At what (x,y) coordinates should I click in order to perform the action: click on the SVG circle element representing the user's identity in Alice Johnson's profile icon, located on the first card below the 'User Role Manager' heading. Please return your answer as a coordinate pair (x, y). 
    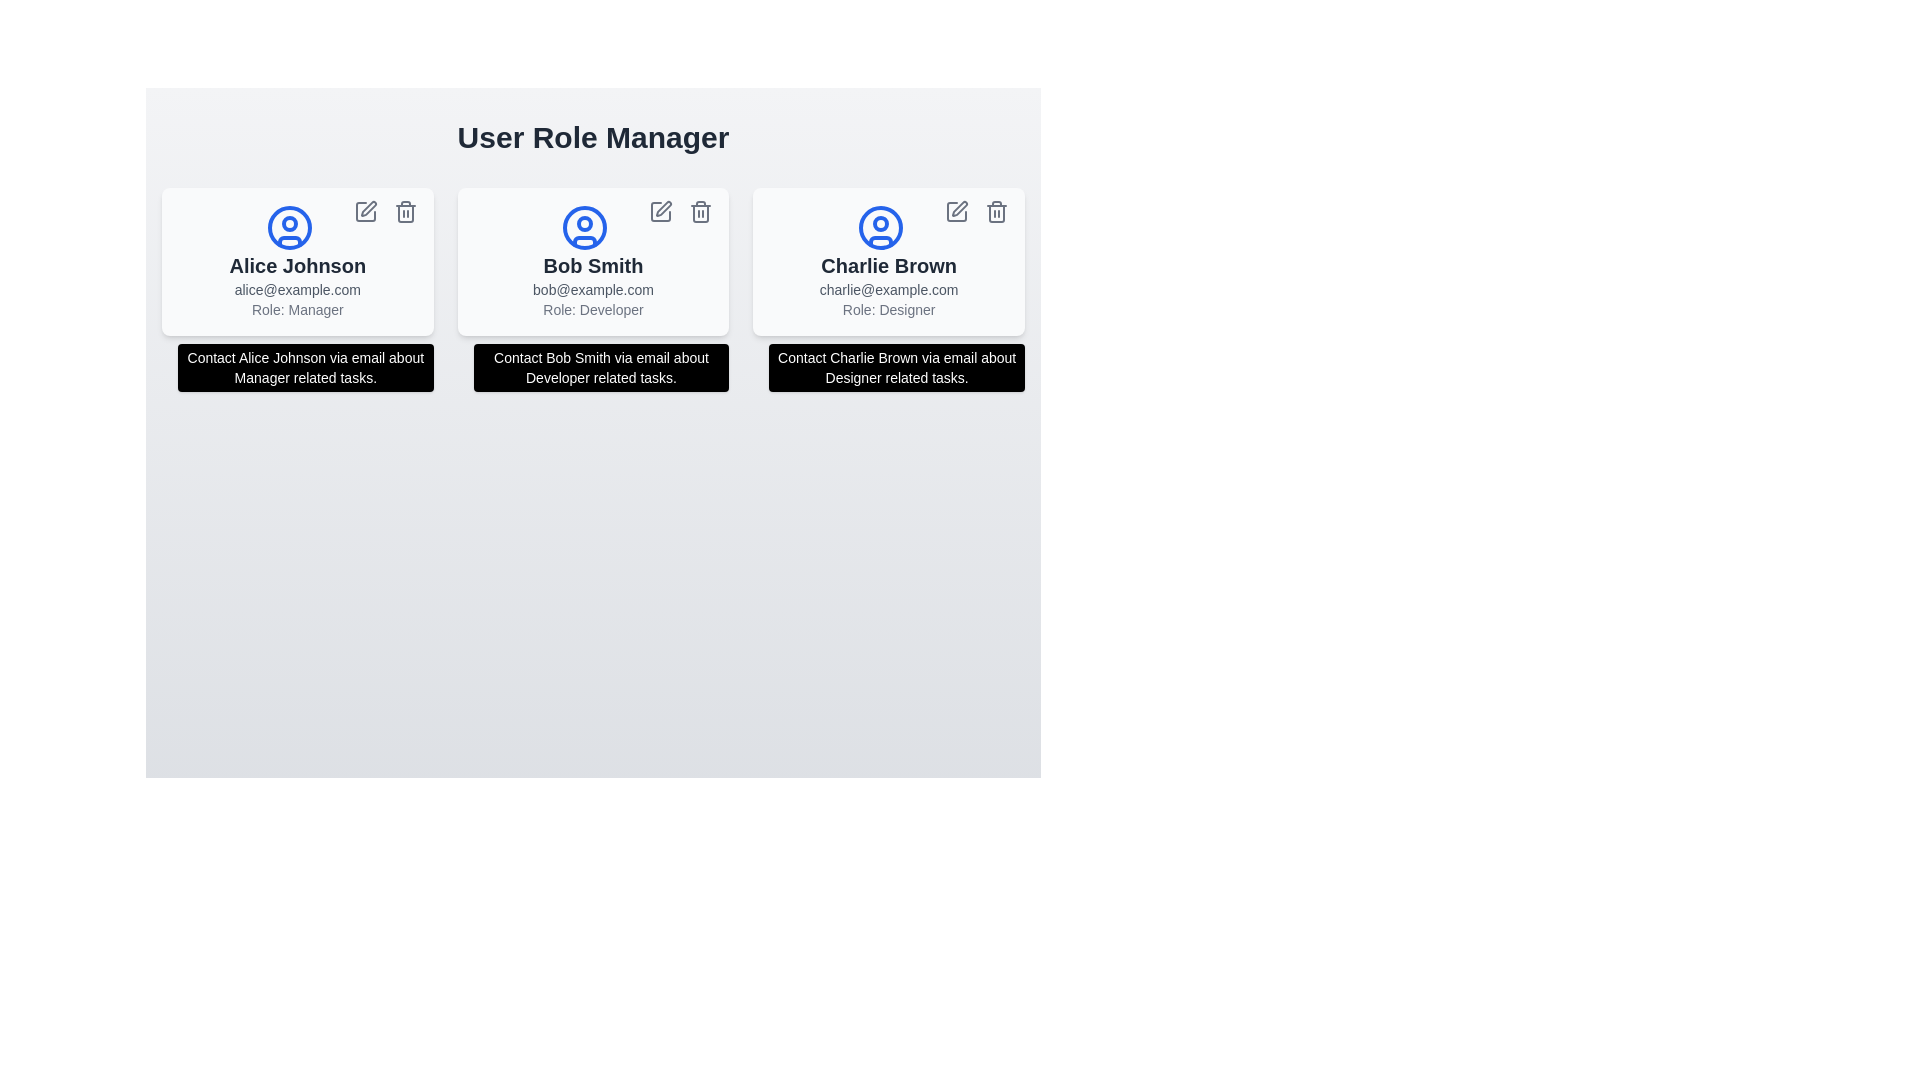
    Looking at the image, I should click on (288, 226).